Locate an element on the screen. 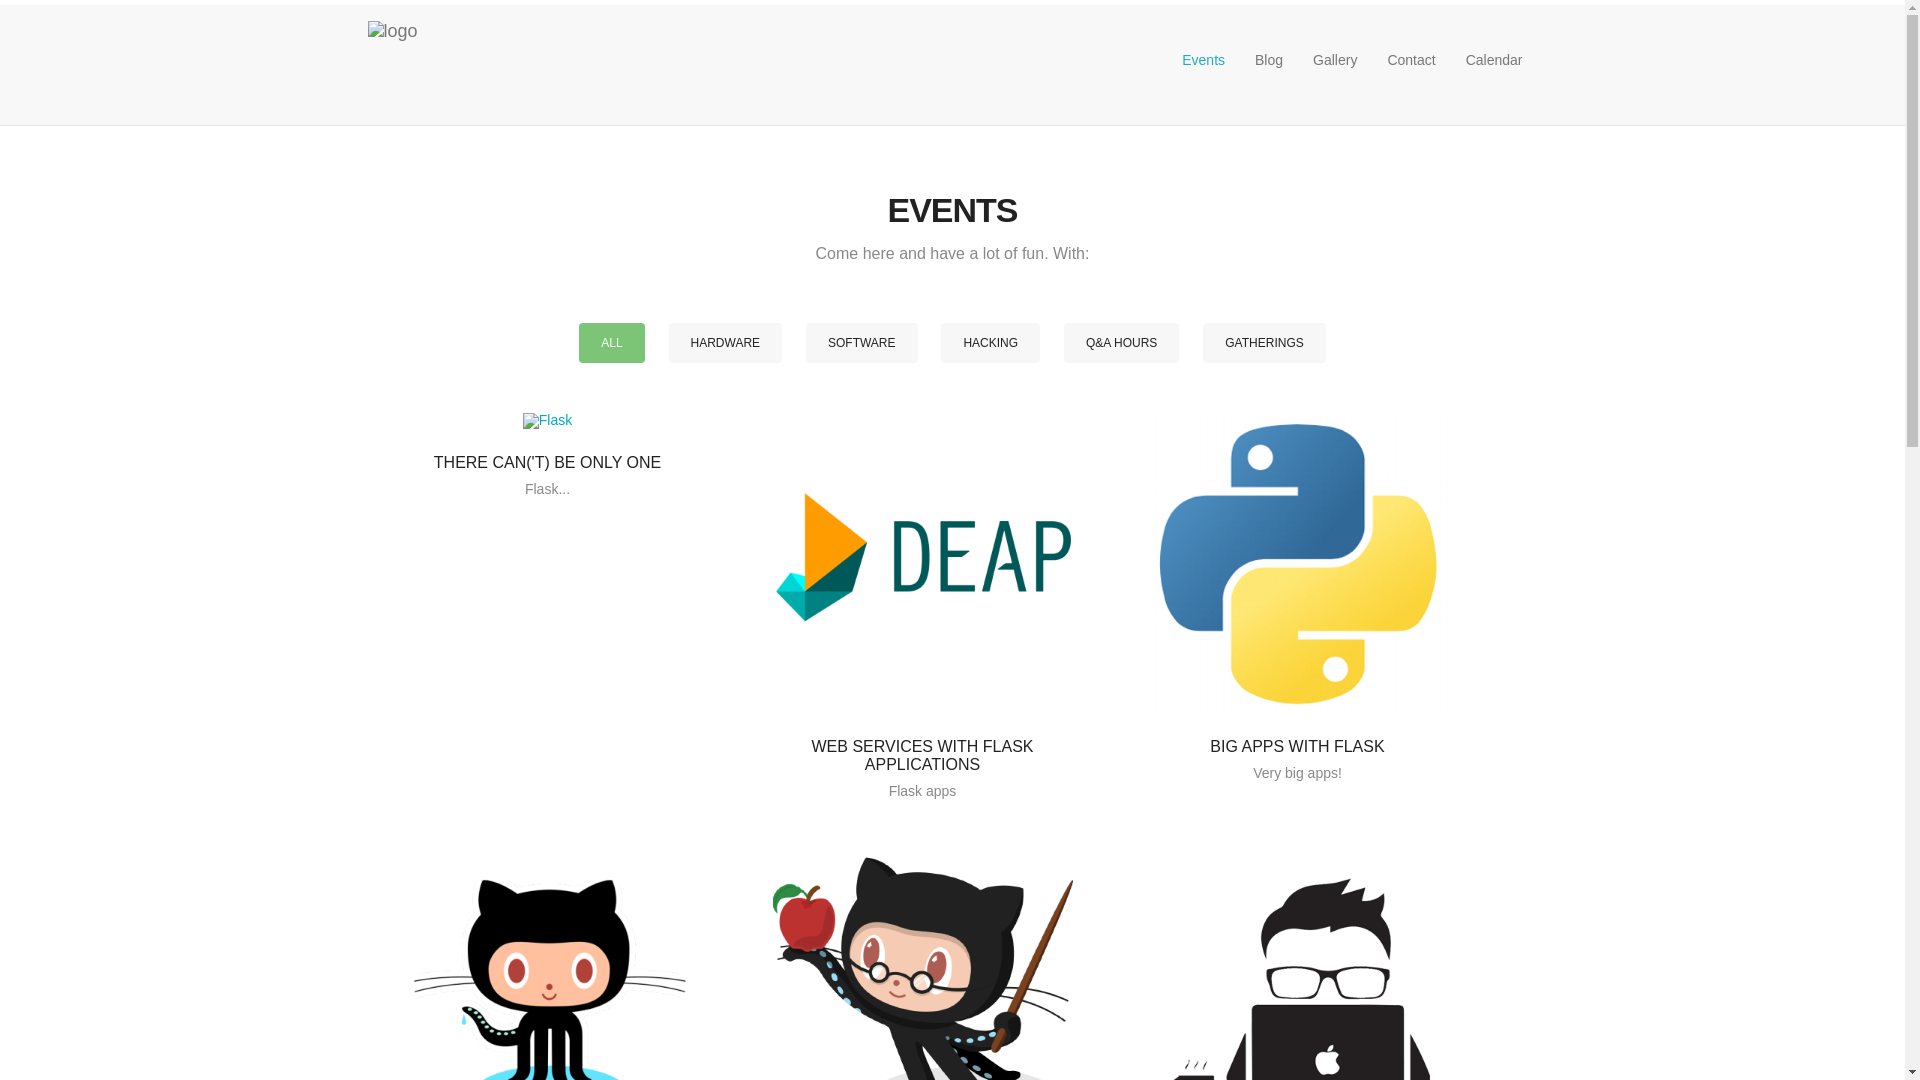 Image resolution: width=1920 pixels, height=1080 pixels. 'SOFTWARE' is located at coordinates (806, 342).